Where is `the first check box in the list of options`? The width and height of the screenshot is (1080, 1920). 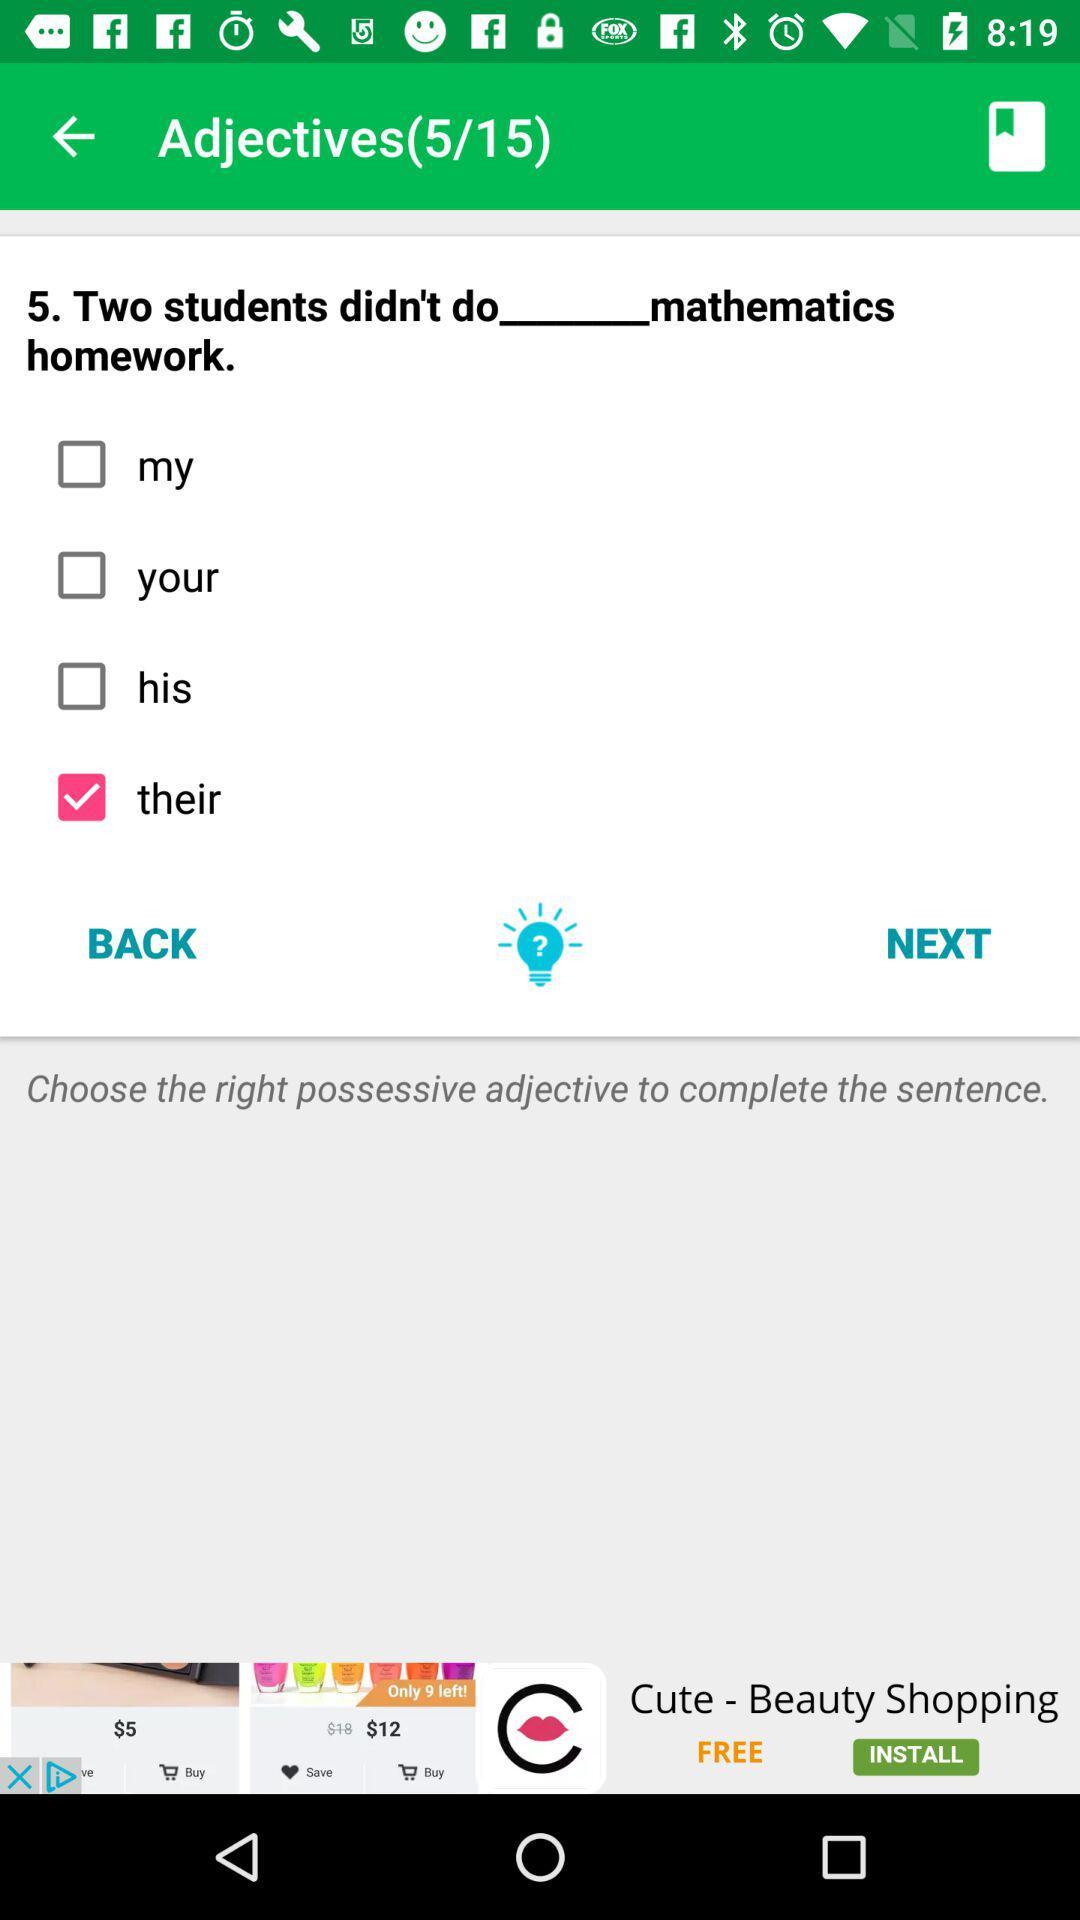 the first check box in the list of options is located at coordinates (80, 463).